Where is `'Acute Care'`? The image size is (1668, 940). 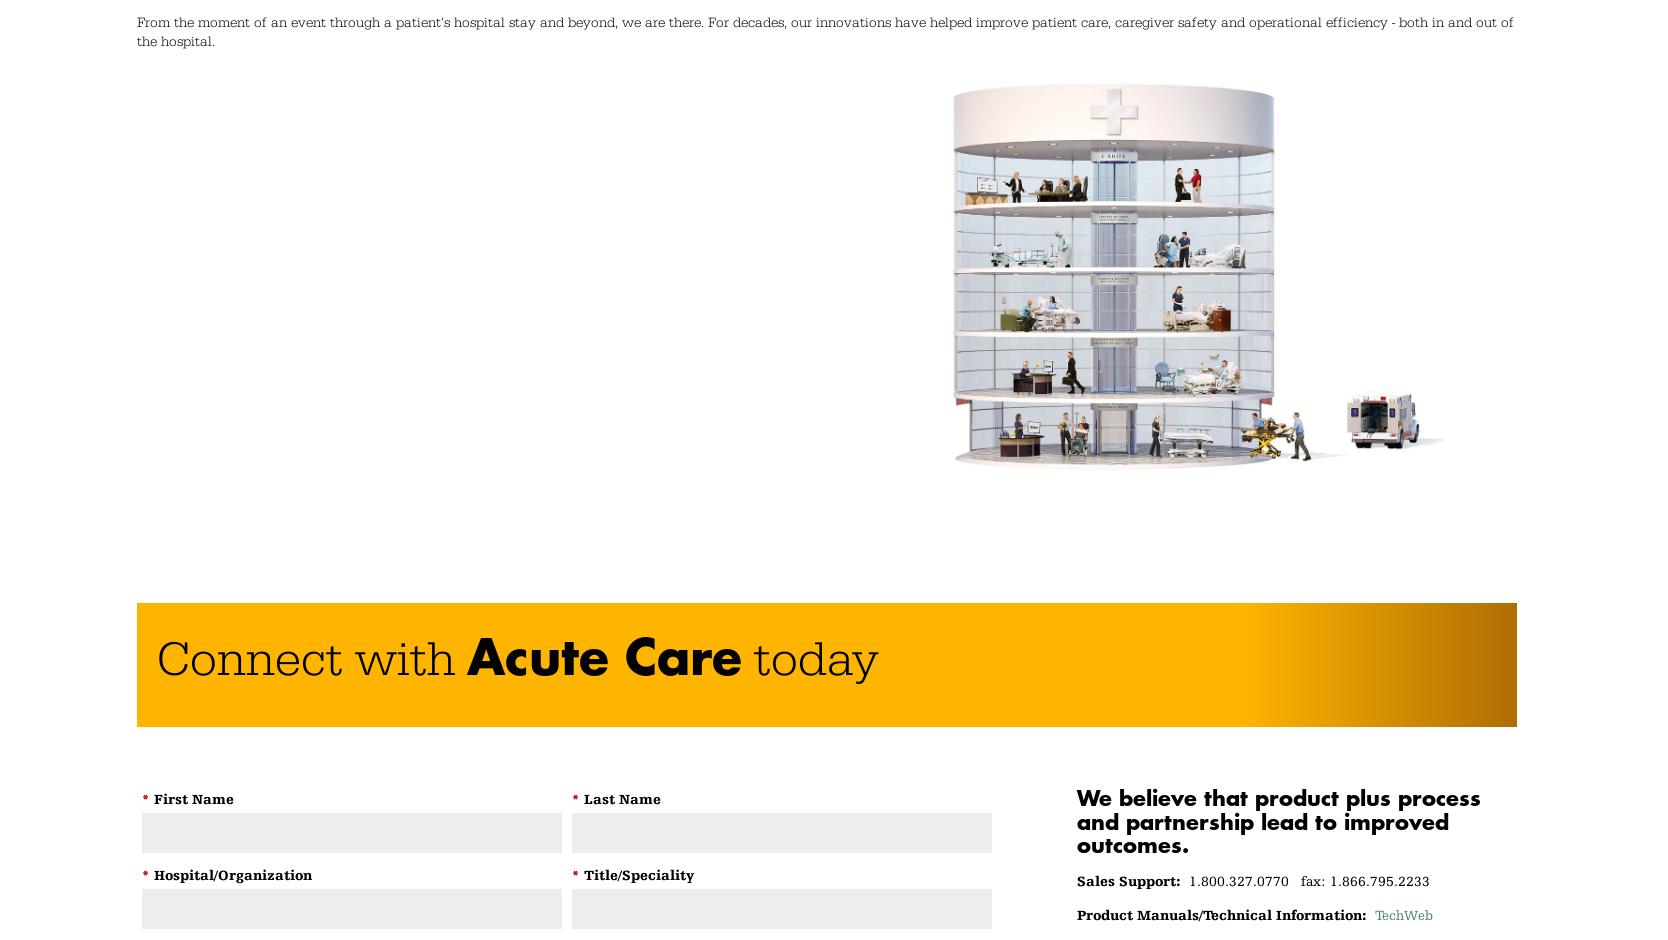 'Acute Care' is located at coordinates (466, 656).